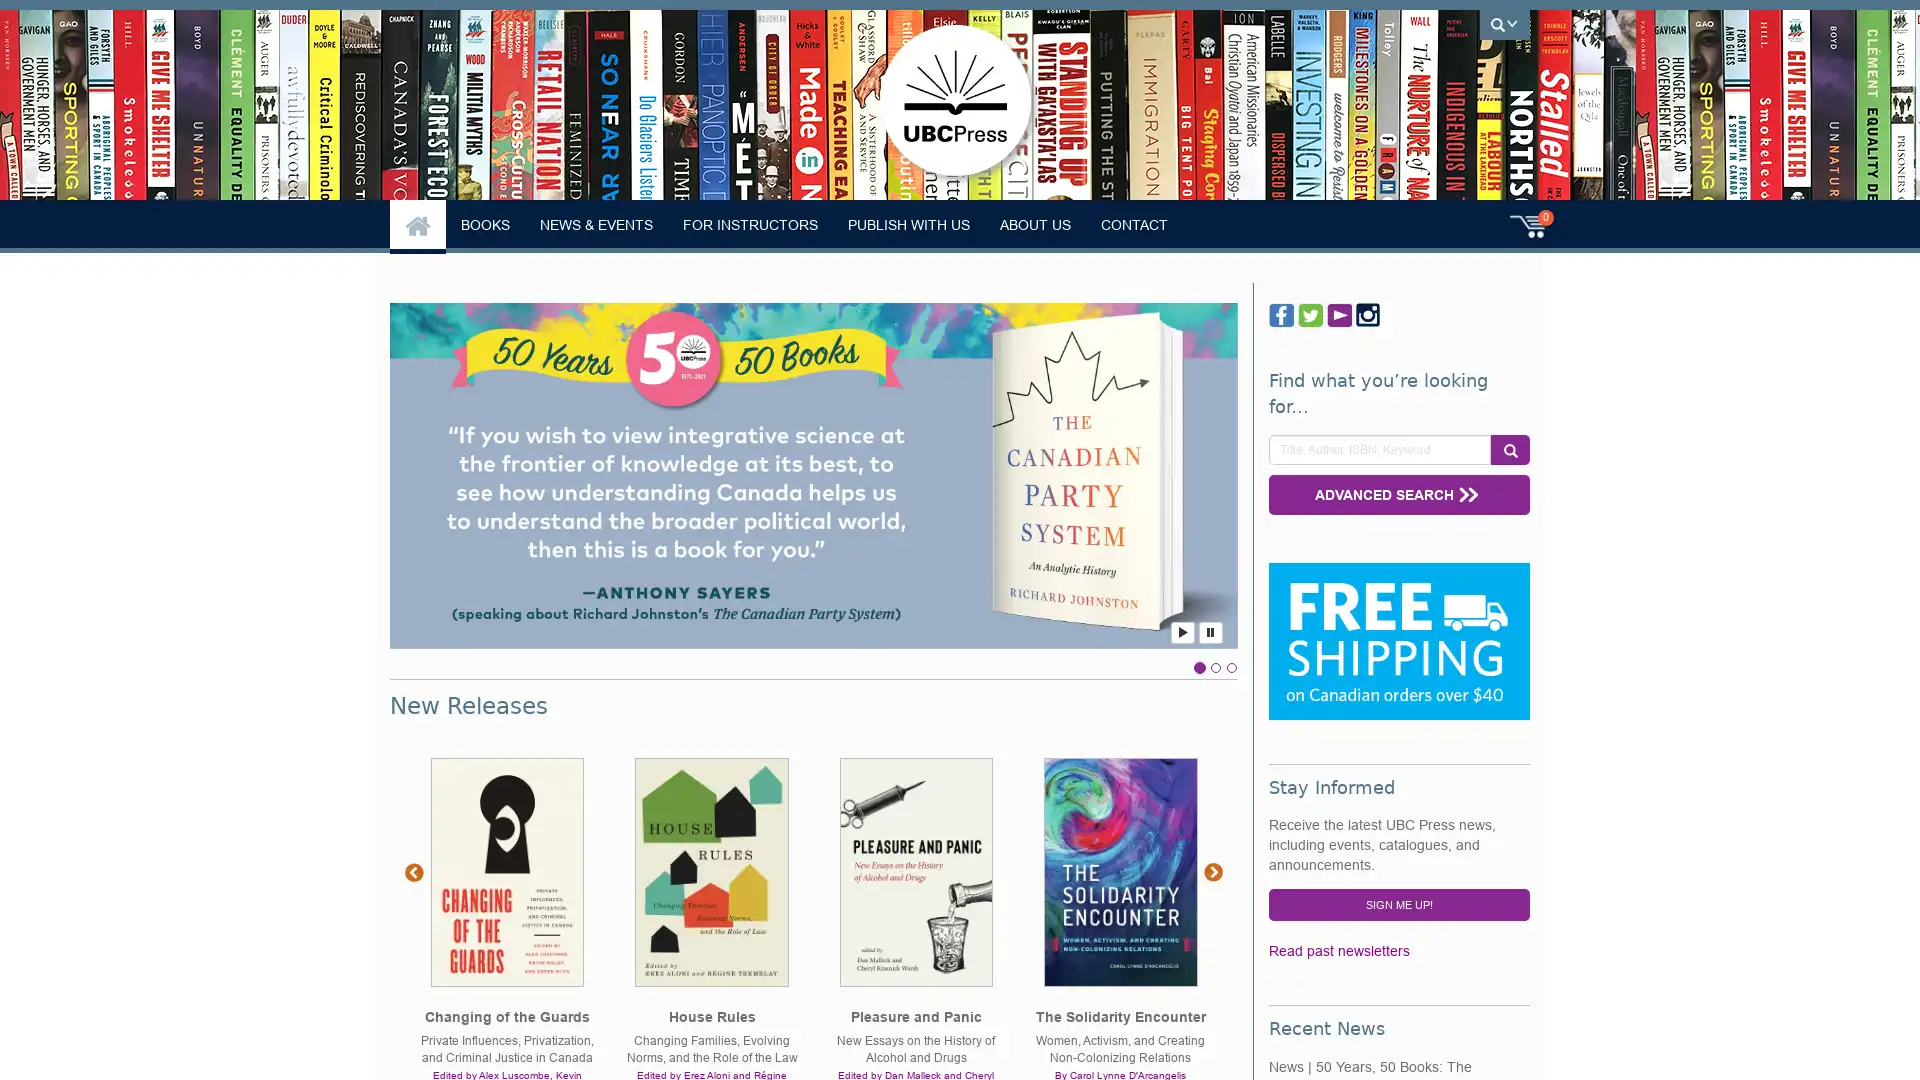 This screenshot has height=1080, width=1920. Describe the element at coordinates (485, 224) in the screenshot. I see `BOOKS` at that location.